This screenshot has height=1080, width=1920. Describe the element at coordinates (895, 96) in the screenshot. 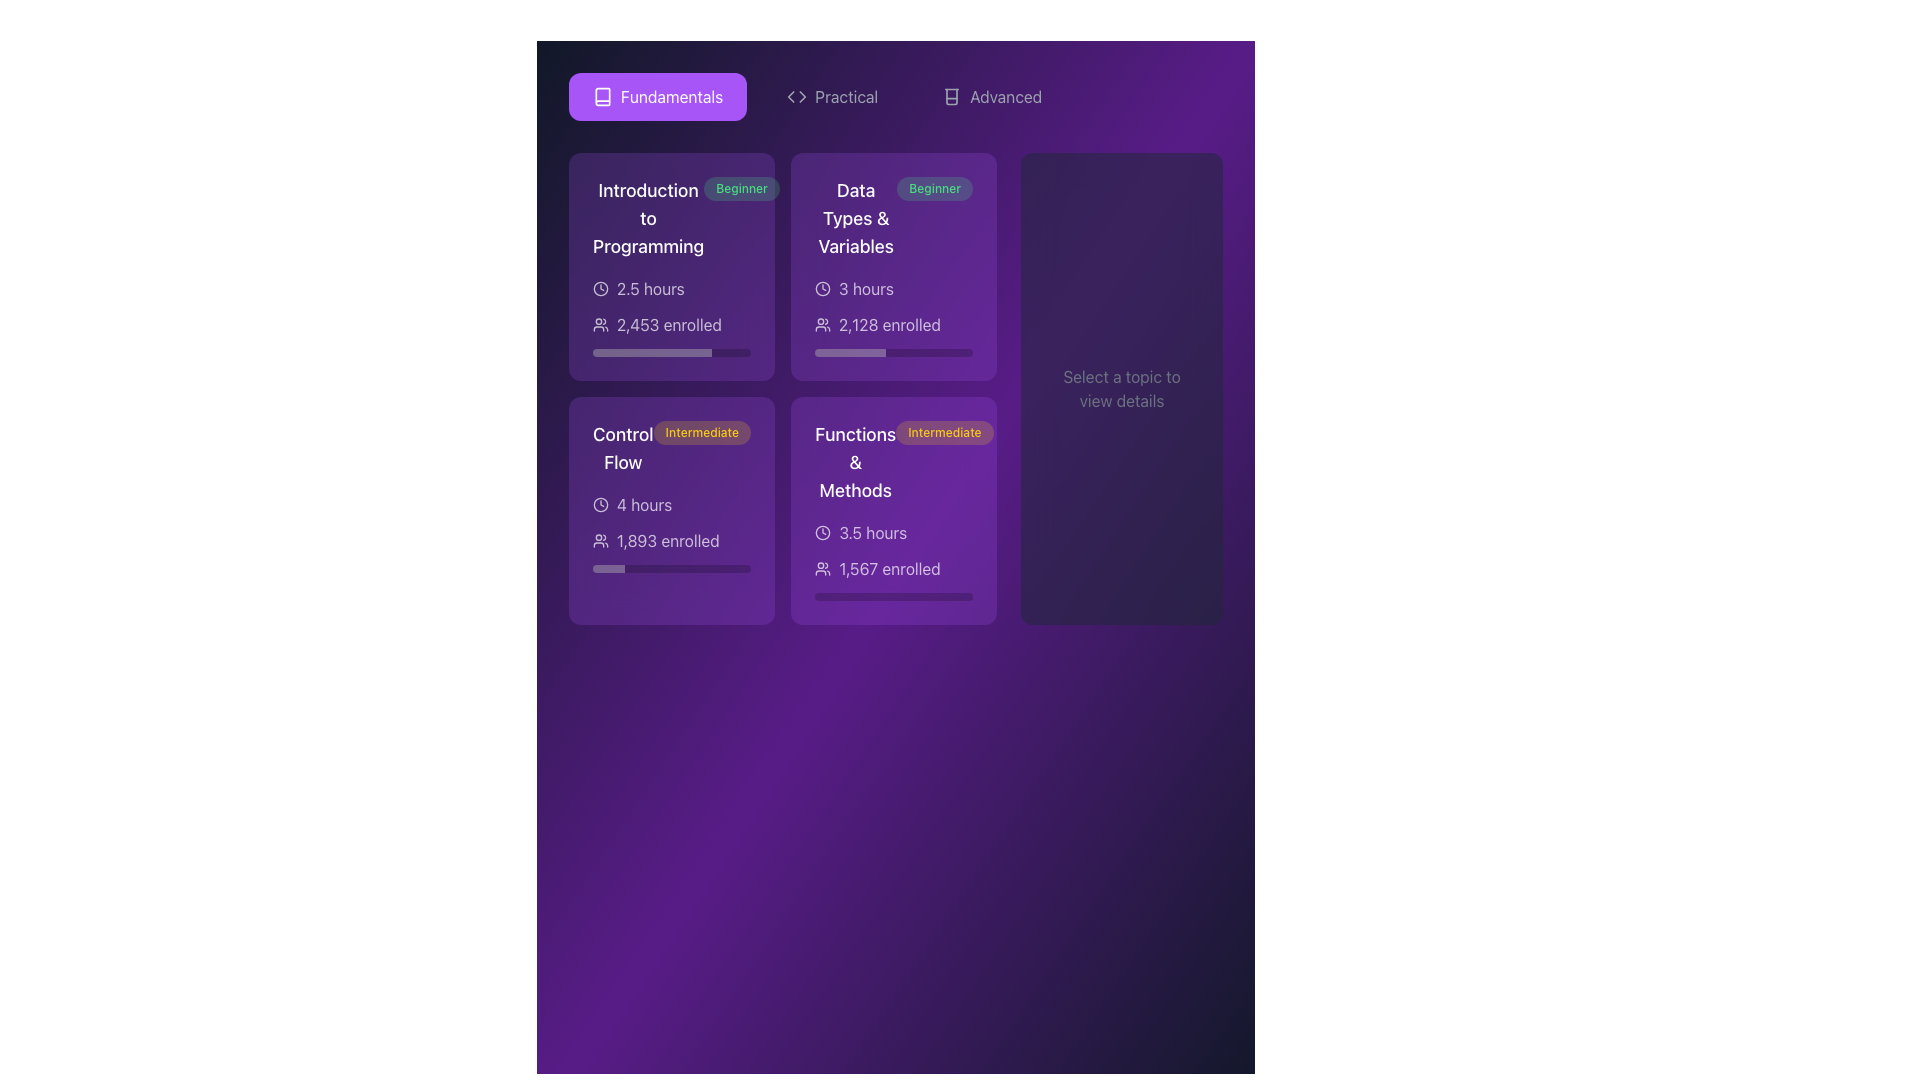

I see `the 'Practical' tab in the tab group` at that location.